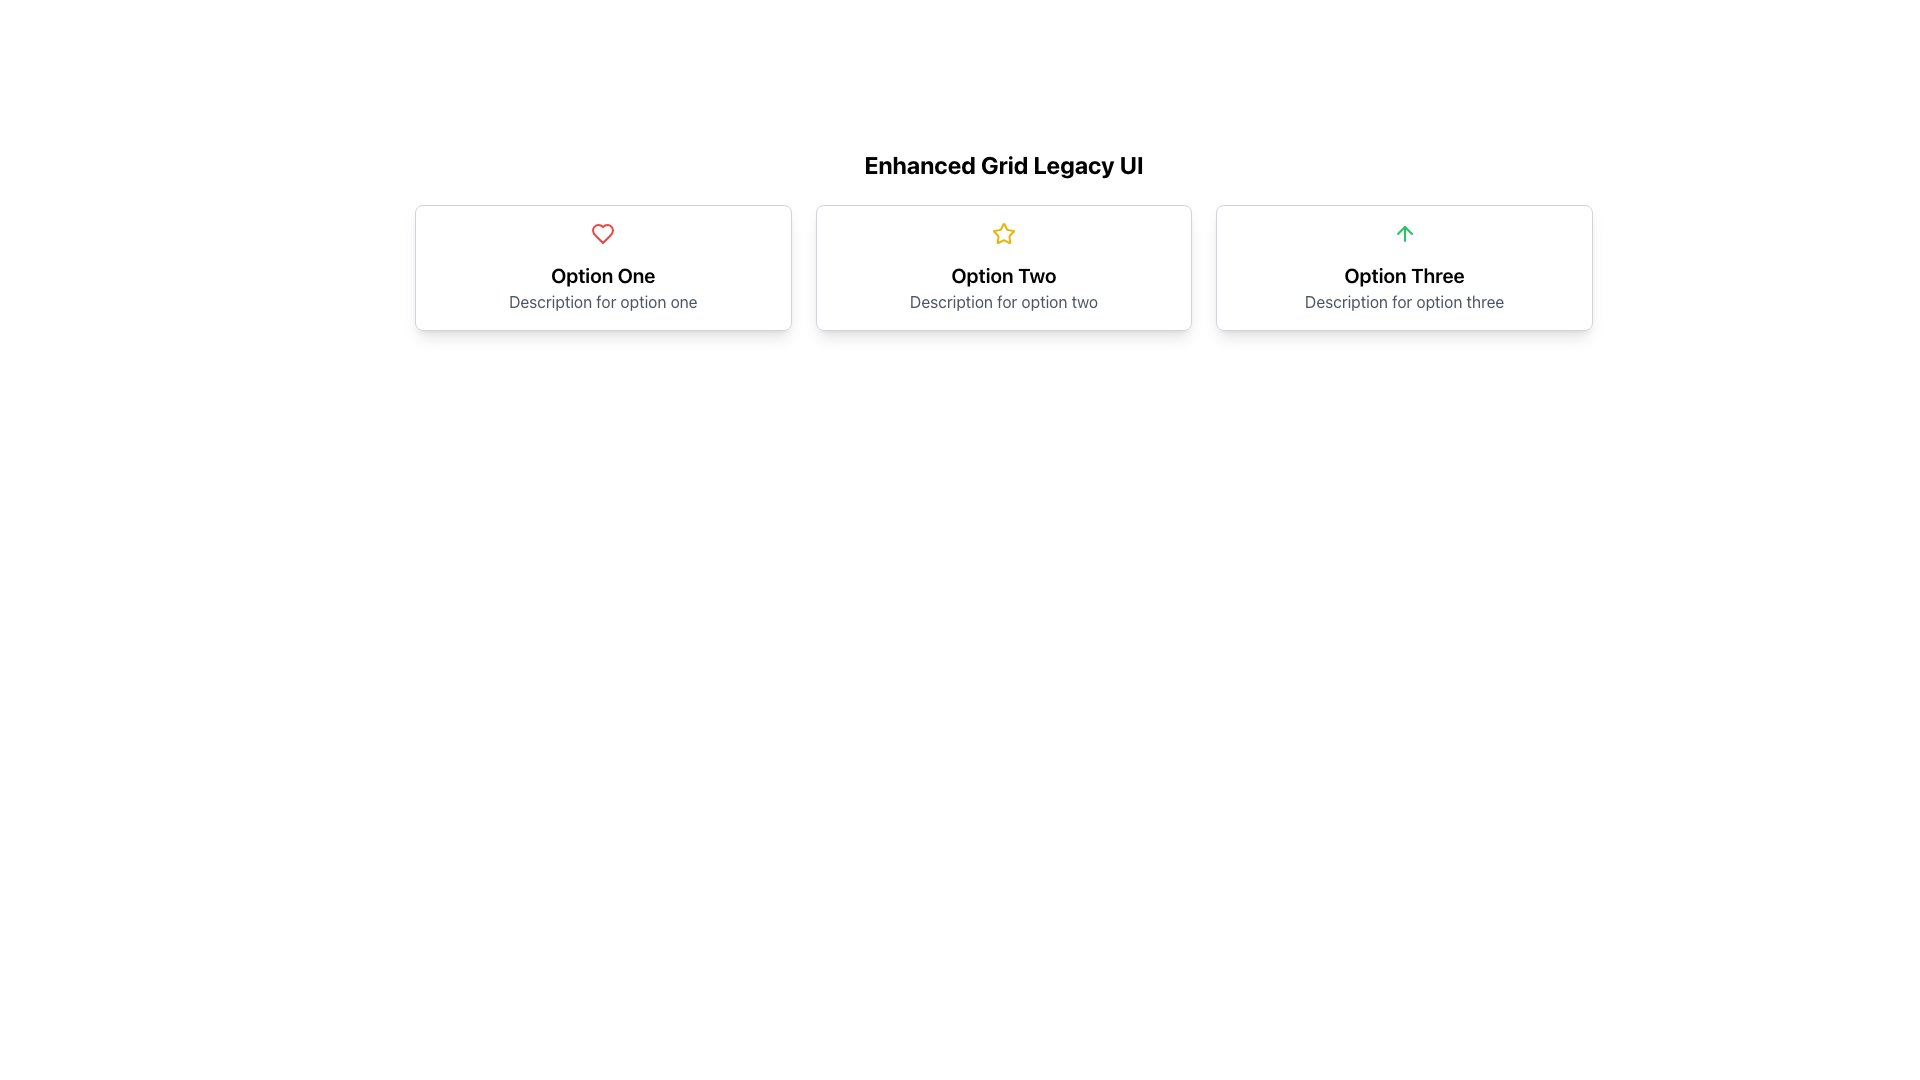 This screenshot has height=1080, width=1920. I want to click on the small upward-pointing green arrow icon located above the text 'Option Three' in the right-most card of a three-card layout, so click(1403, 233).